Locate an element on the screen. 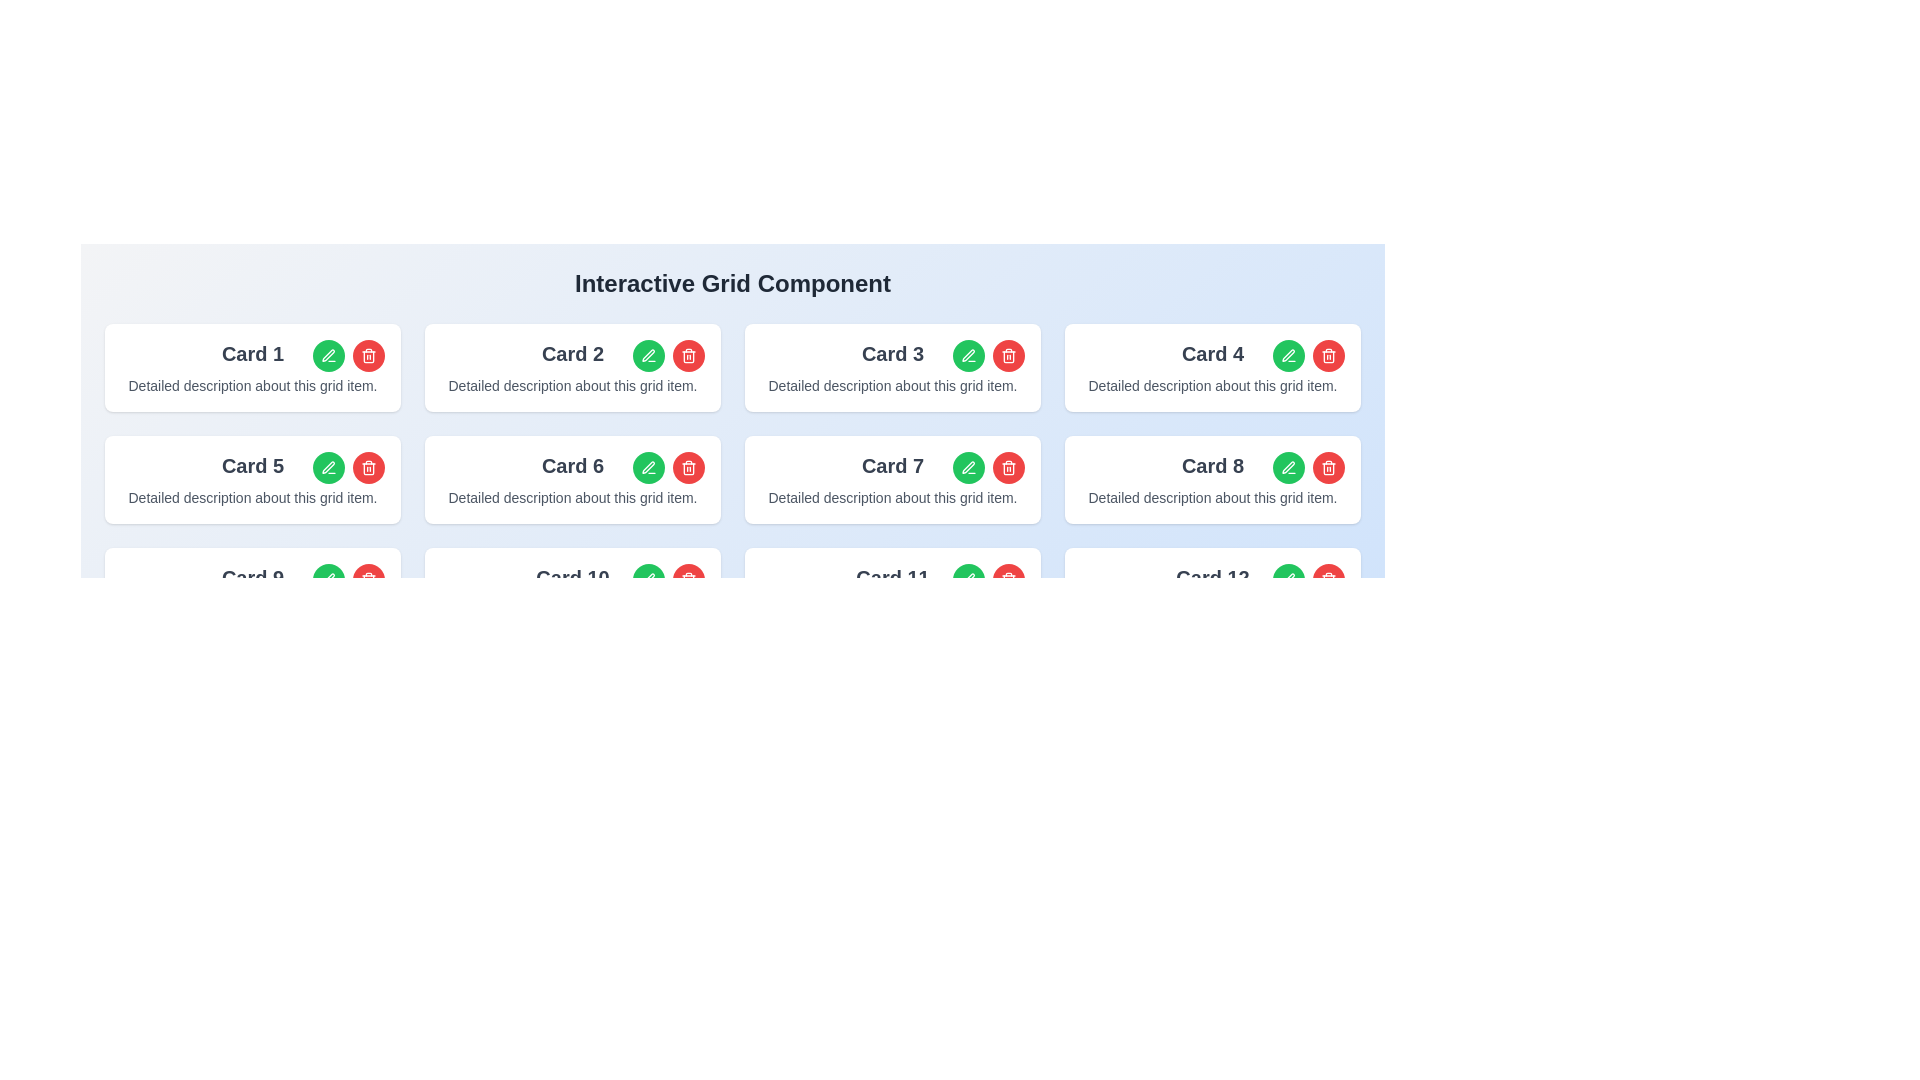 Image resolution: width=1920 pixels, height=1080 pixels. the text label that reads 'Detailed description about this grid item.' located underneath the title 'Card 7' in the corresponding card is located at coordinates (891, 496).